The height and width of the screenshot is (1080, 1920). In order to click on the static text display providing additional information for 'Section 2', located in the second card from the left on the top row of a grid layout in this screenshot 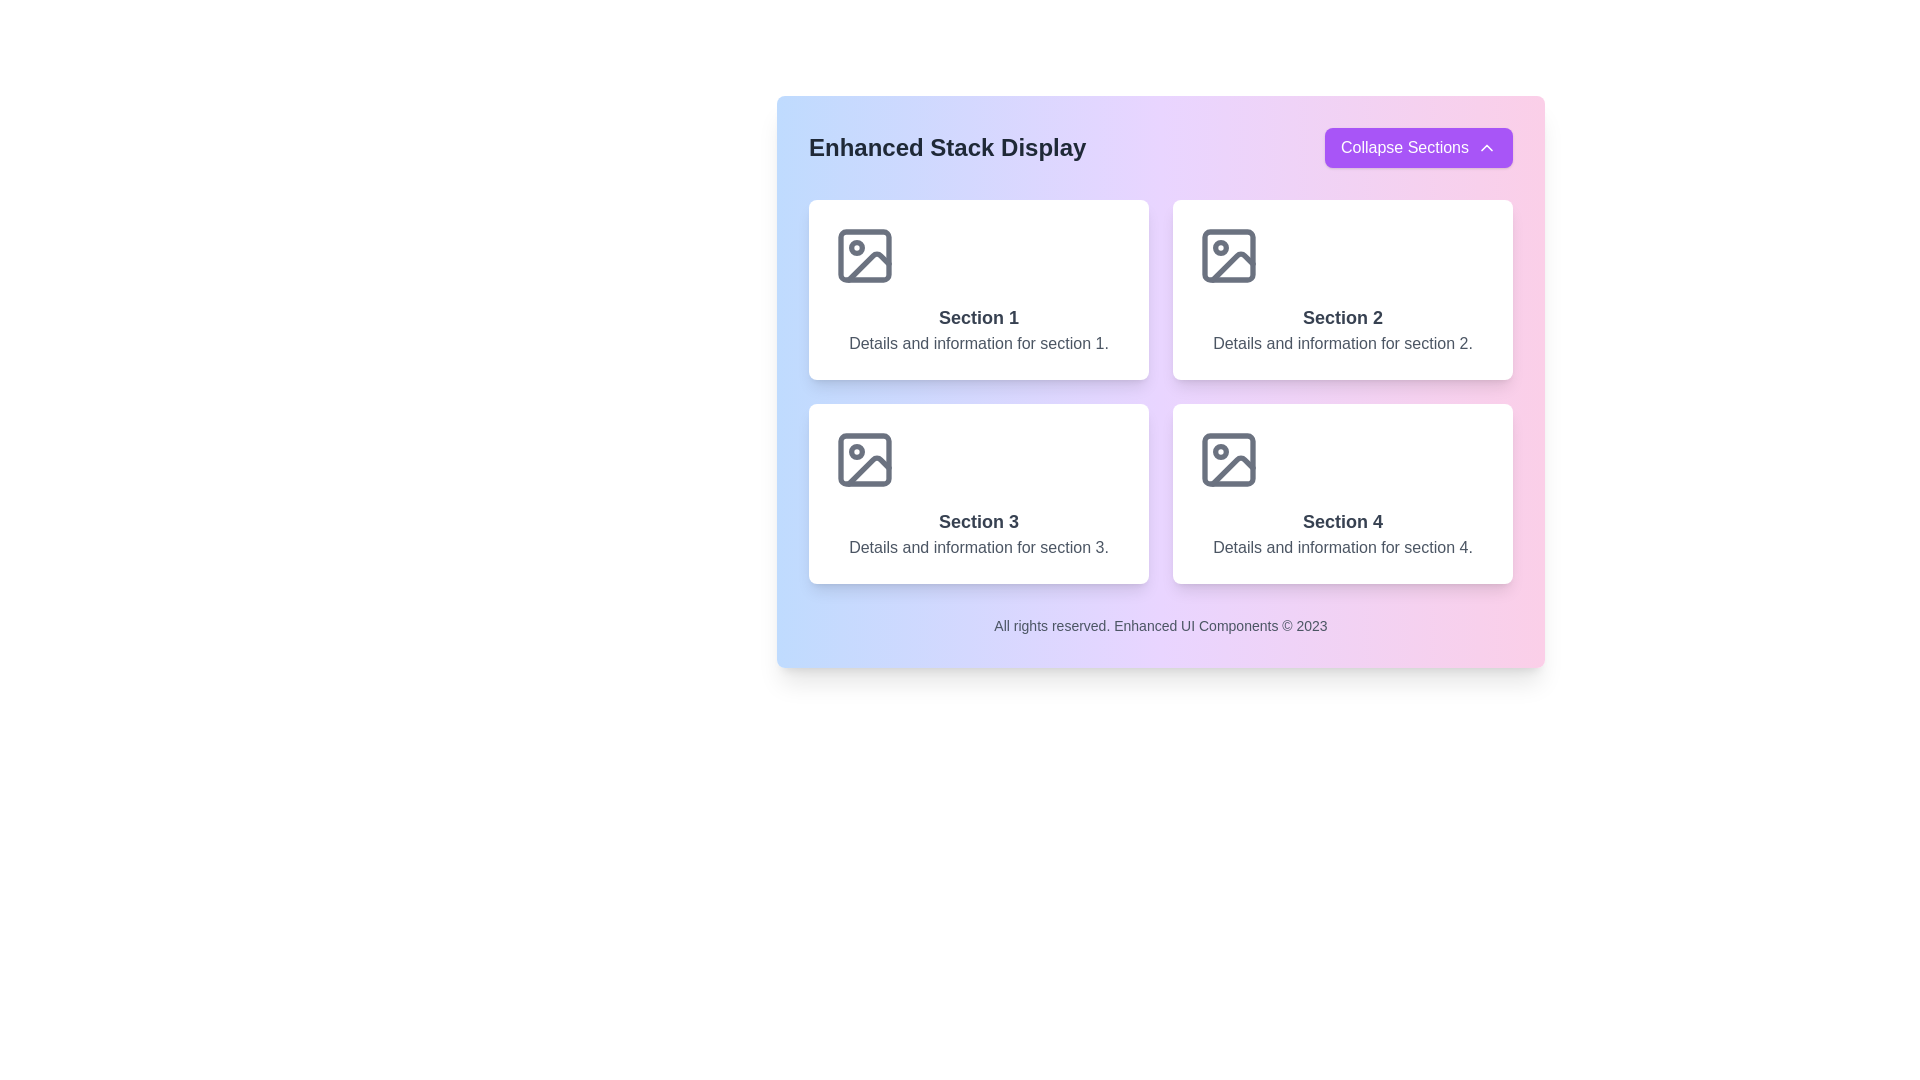, I will do `click(1343, 342)`.